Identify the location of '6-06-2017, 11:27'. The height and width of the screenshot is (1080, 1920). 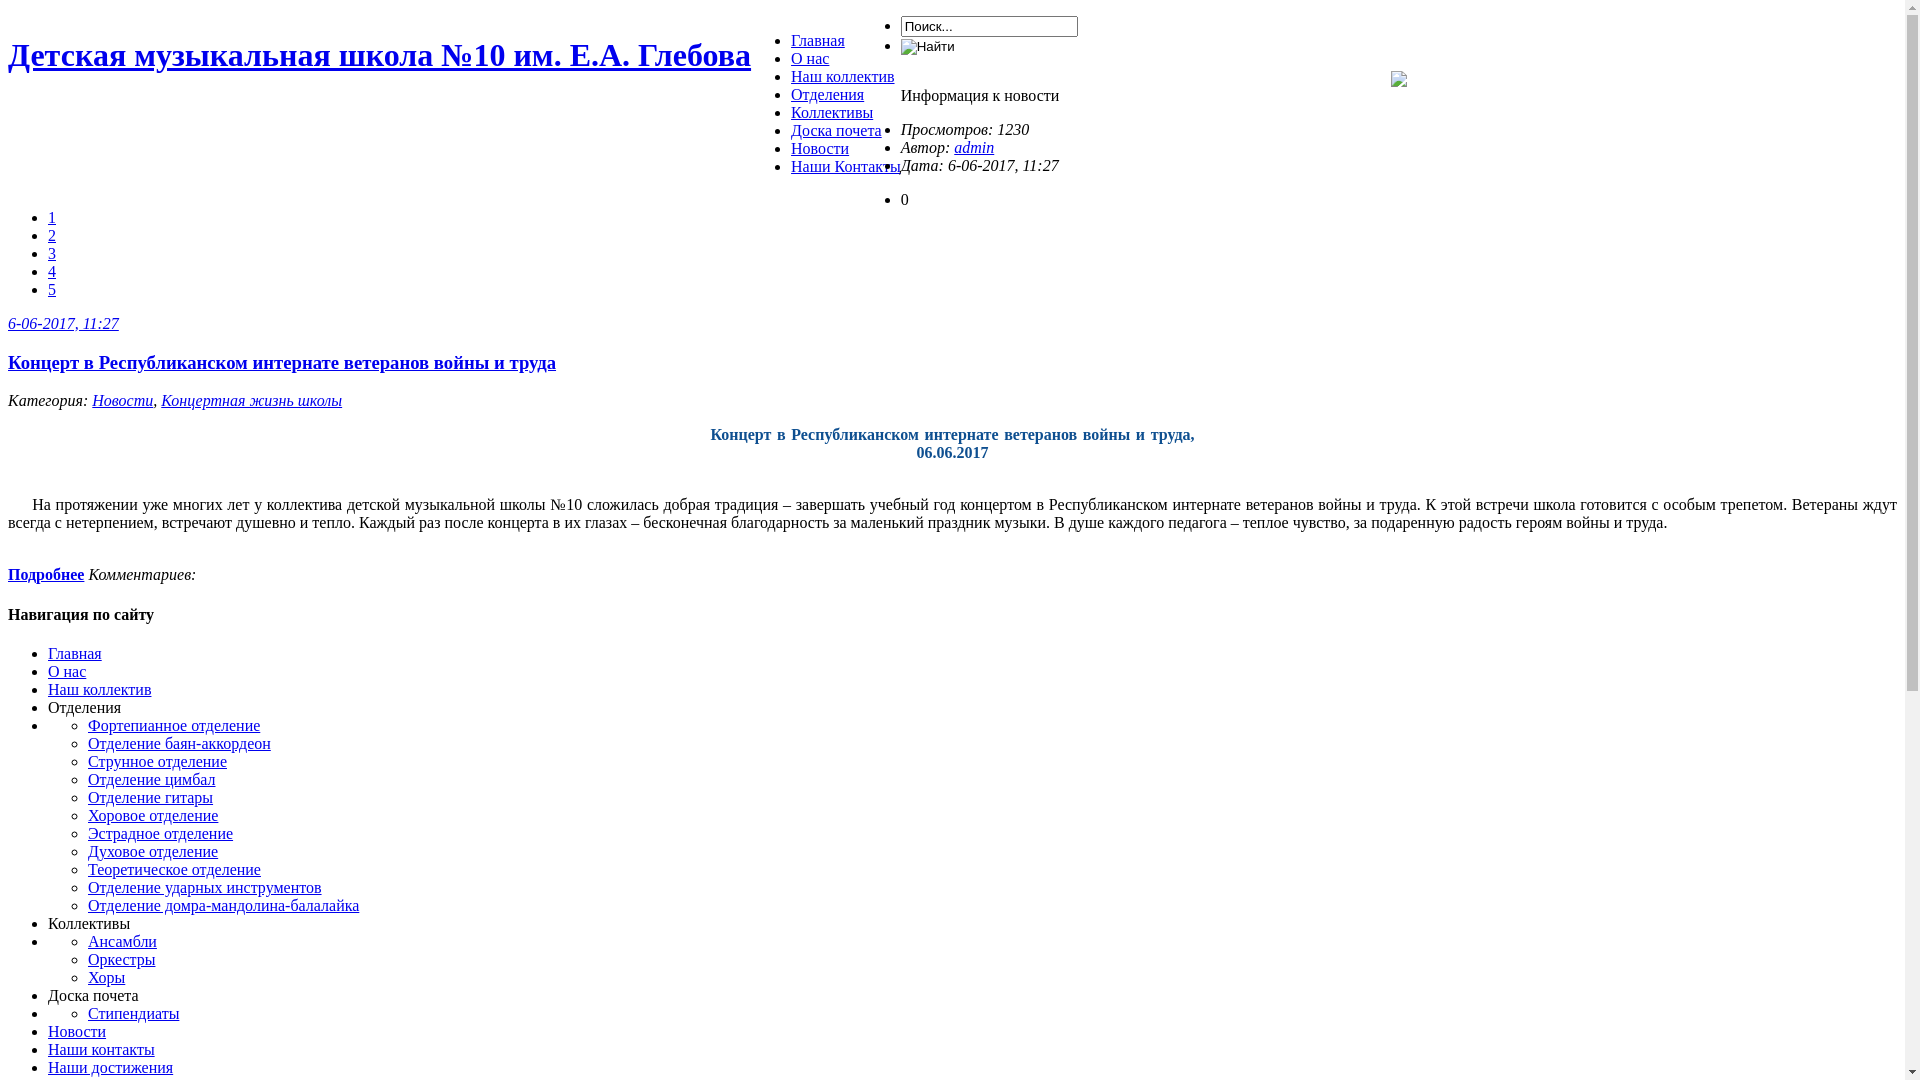
(63, 322).